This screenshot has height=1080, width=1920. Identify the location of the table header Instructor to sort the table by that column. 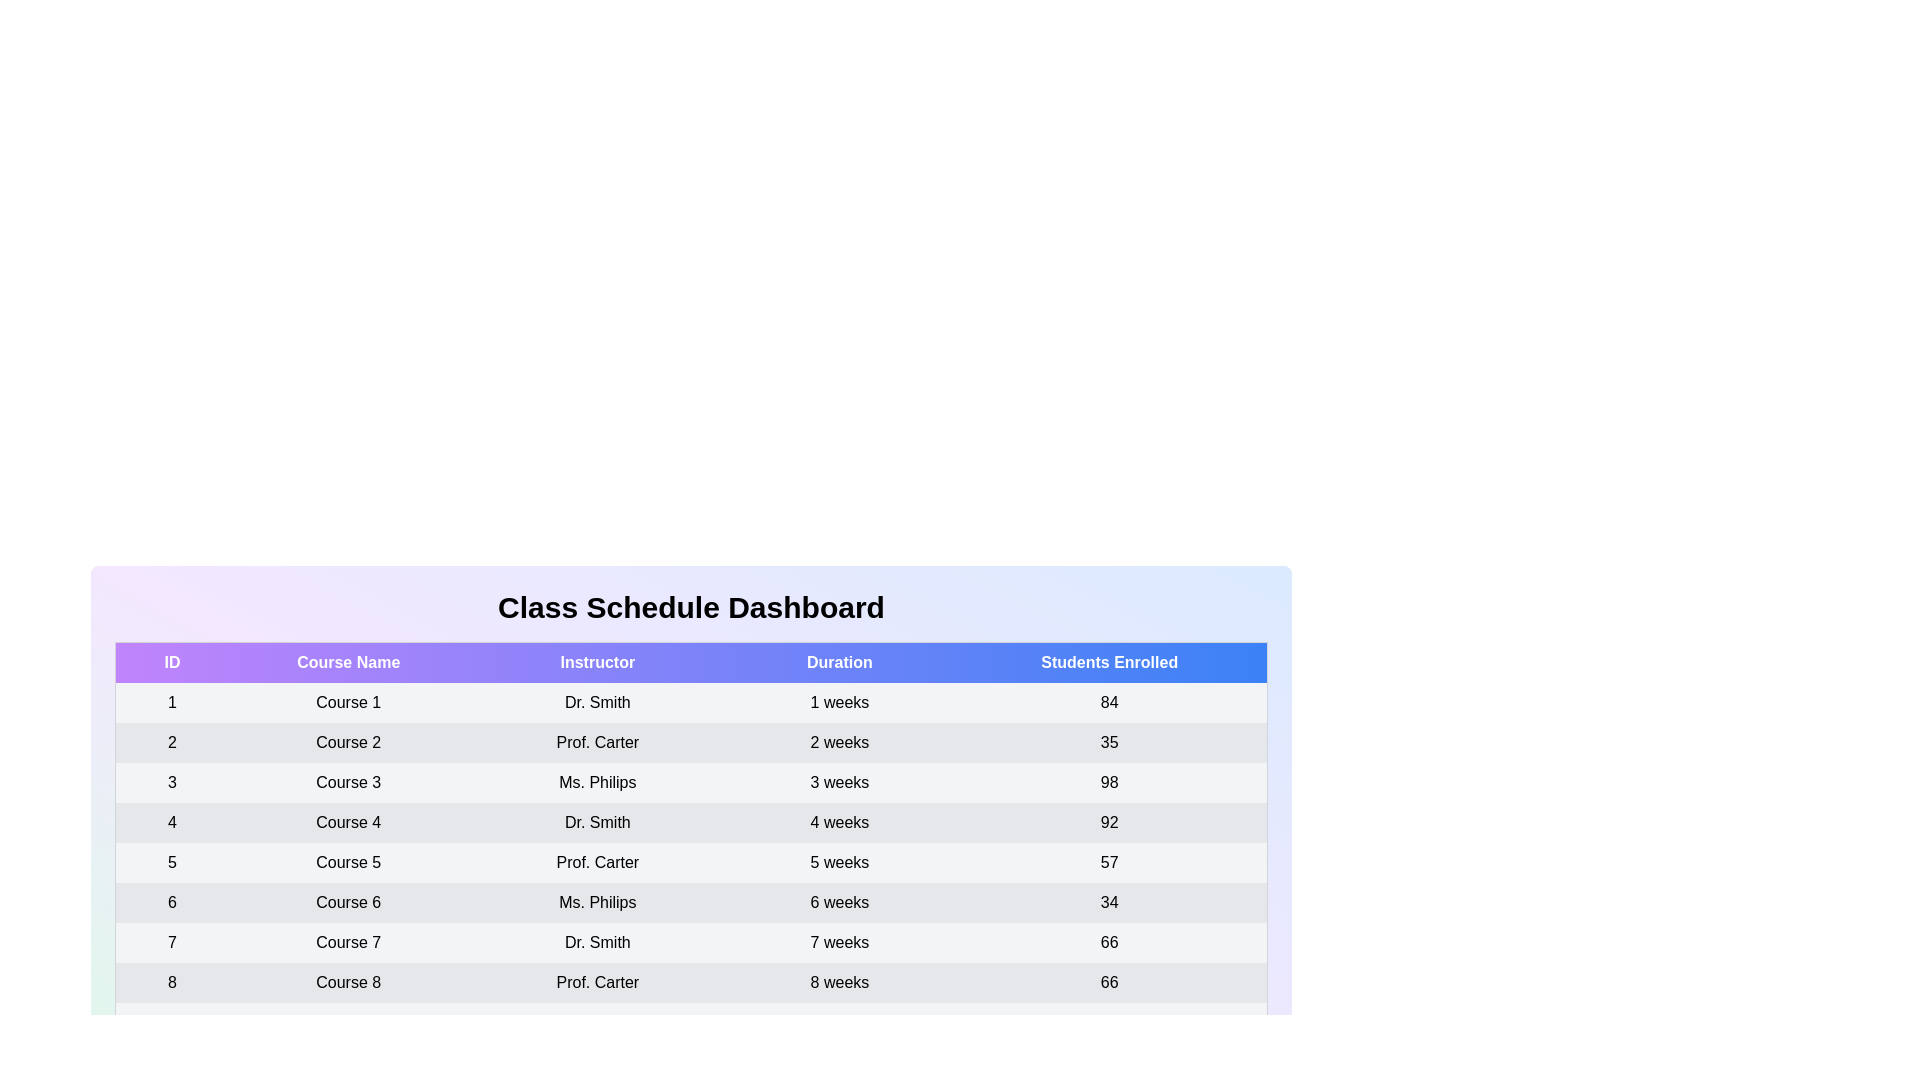
(596, 662).